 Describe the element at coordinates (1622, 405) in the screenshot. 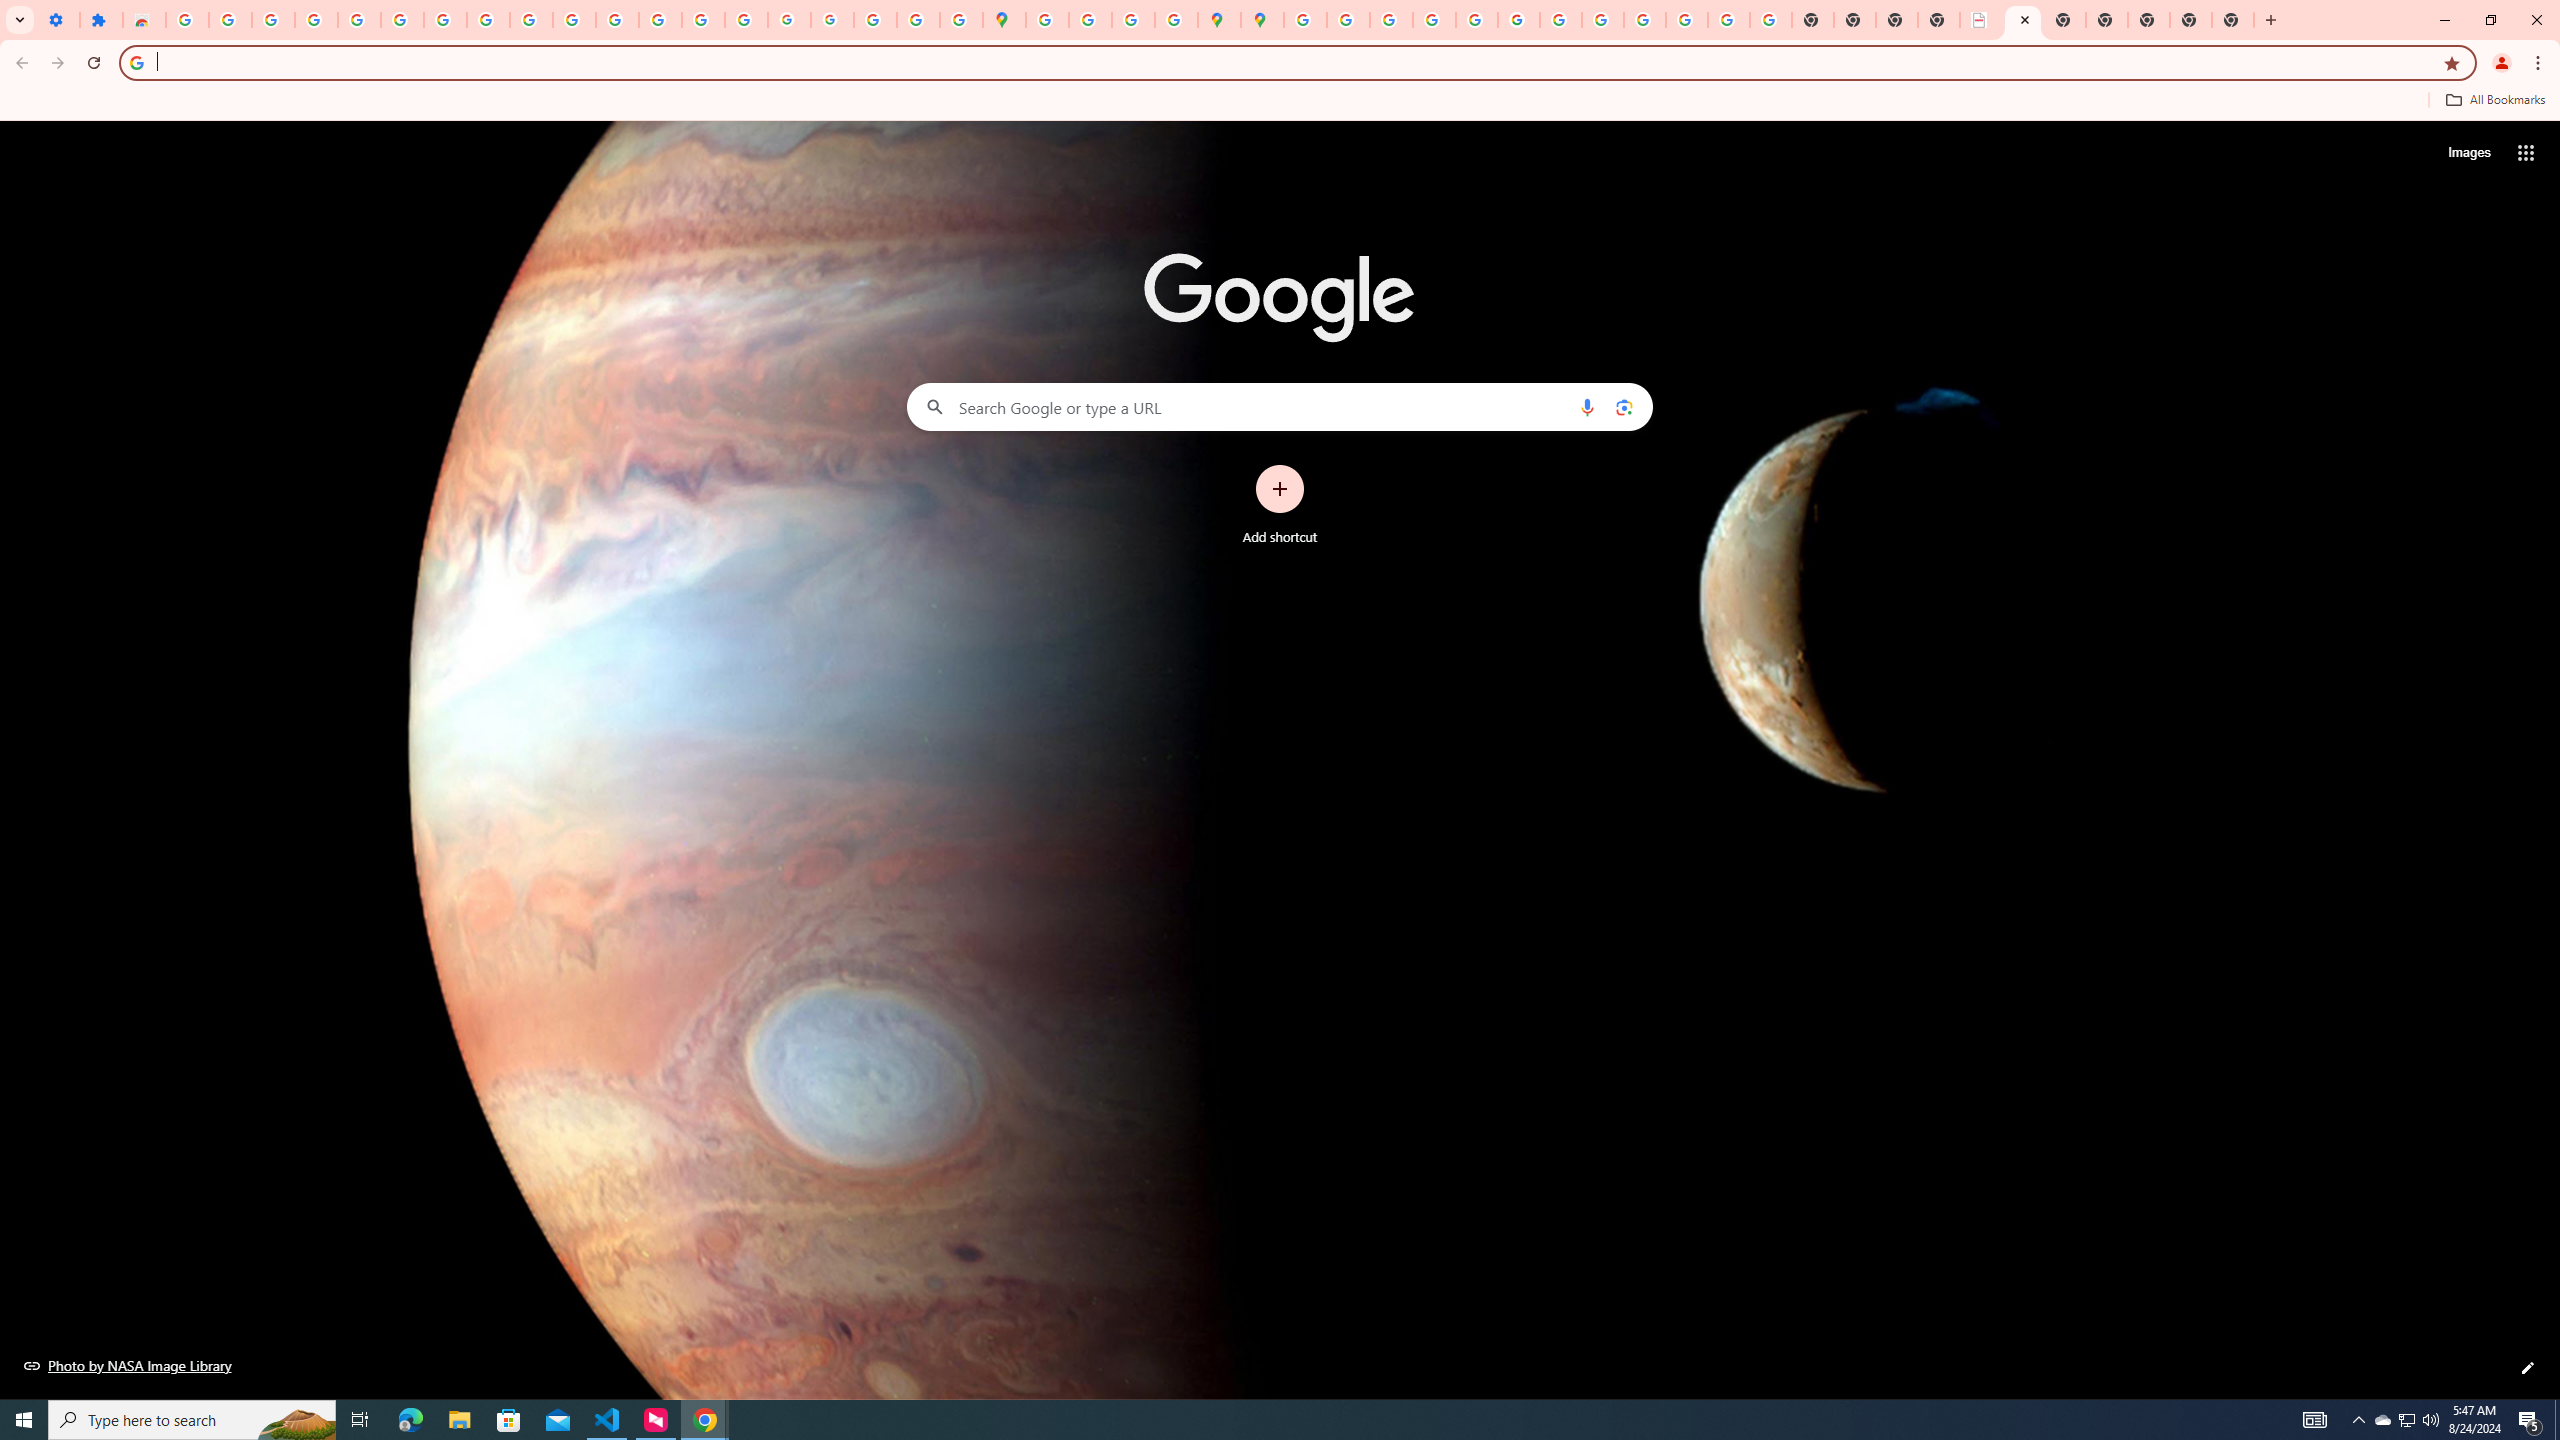

I see `'Search by image'` at that location.